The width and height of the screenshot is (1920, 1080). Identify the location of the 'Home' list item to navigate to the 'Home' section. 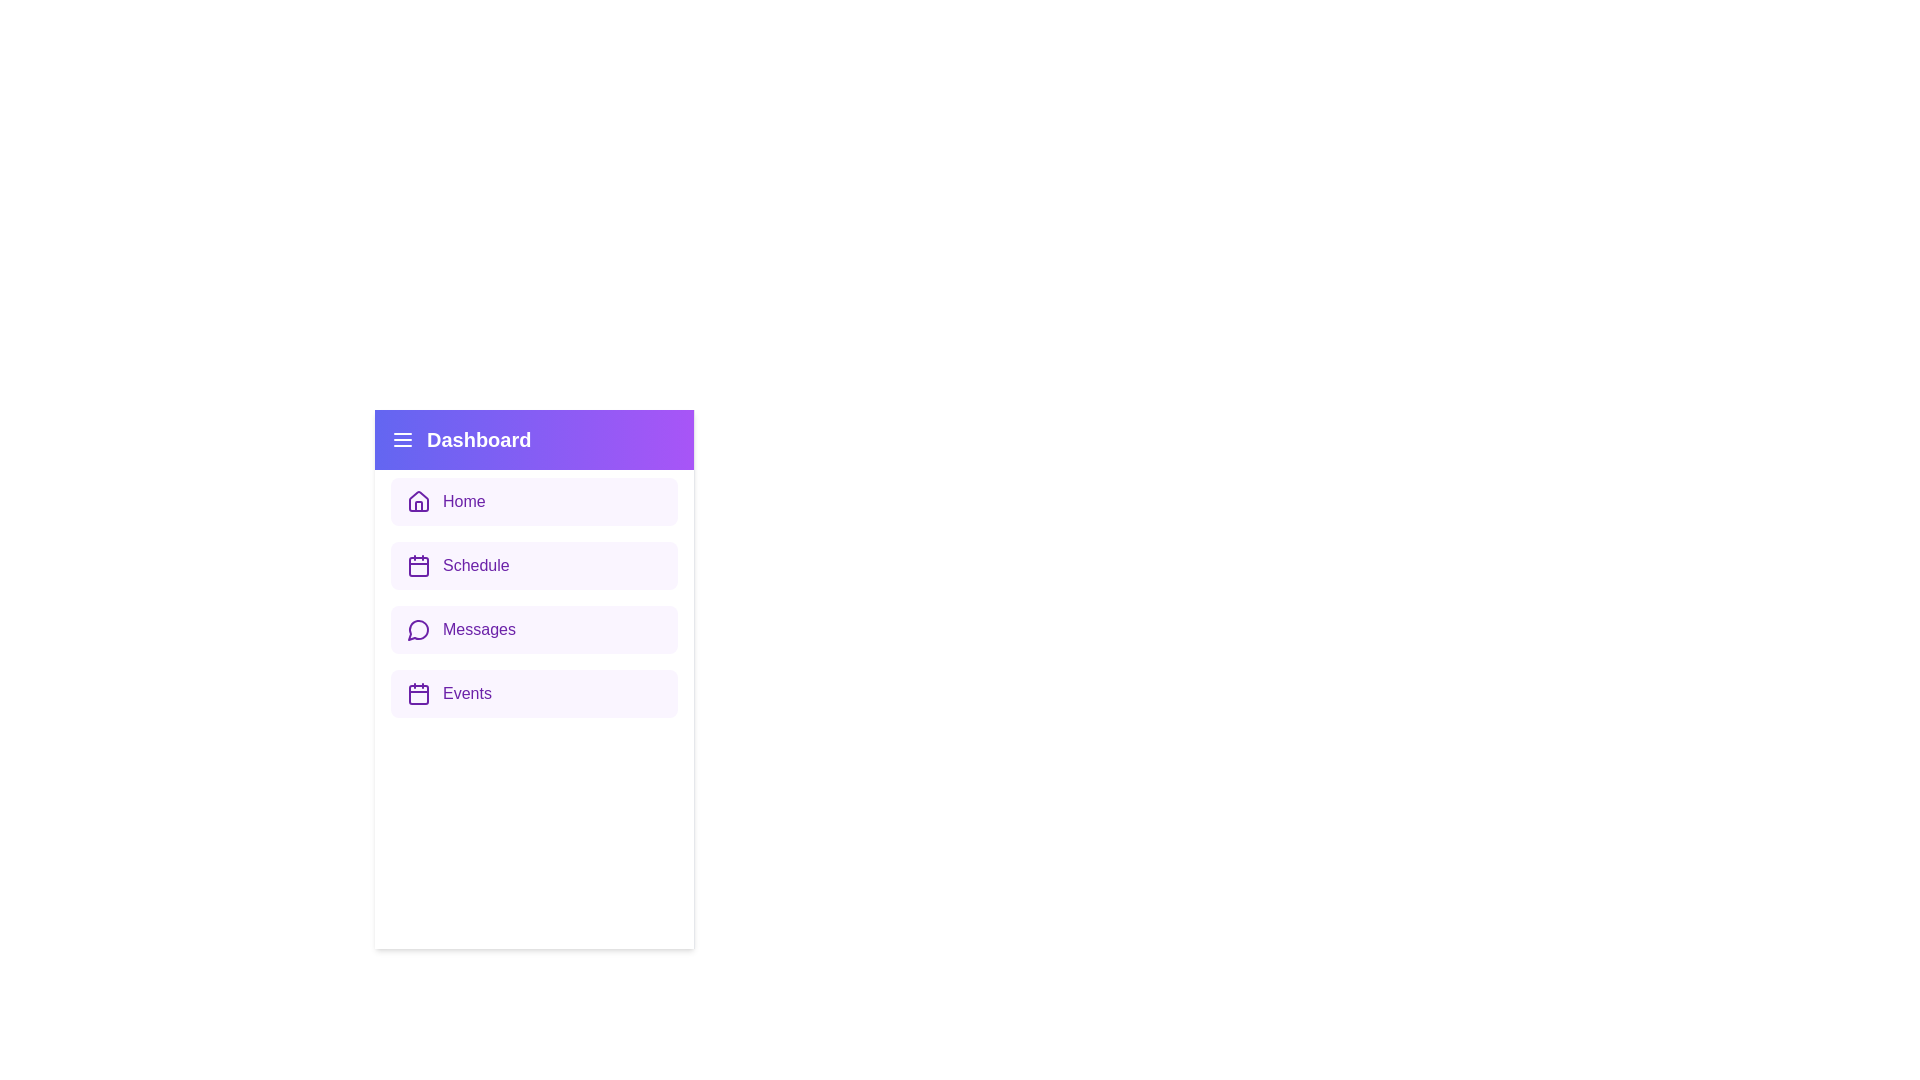
(534, 500).